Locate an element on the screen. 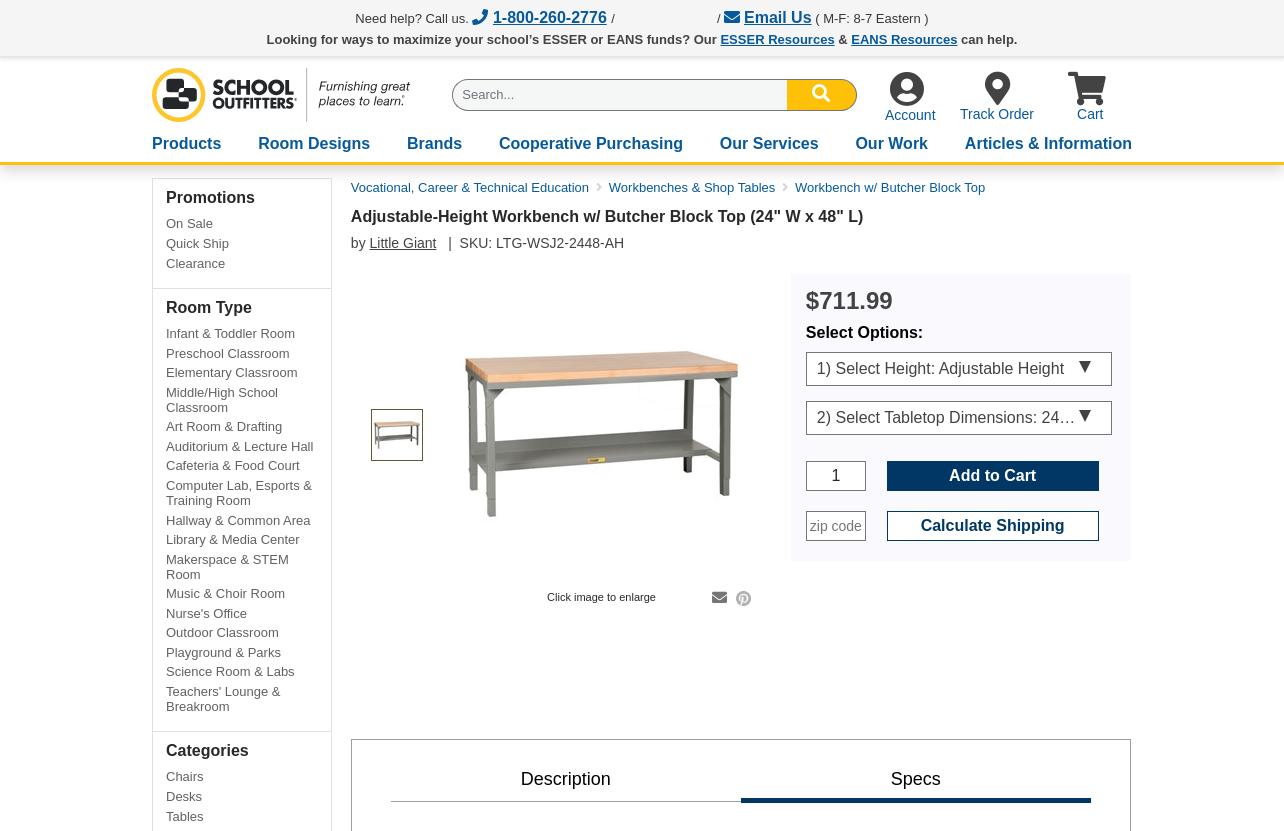 This screenshot has height=831, width=1284. '|  SKU: LTG-WSJ2-2448-AH' is located at coordinates (534, 240).